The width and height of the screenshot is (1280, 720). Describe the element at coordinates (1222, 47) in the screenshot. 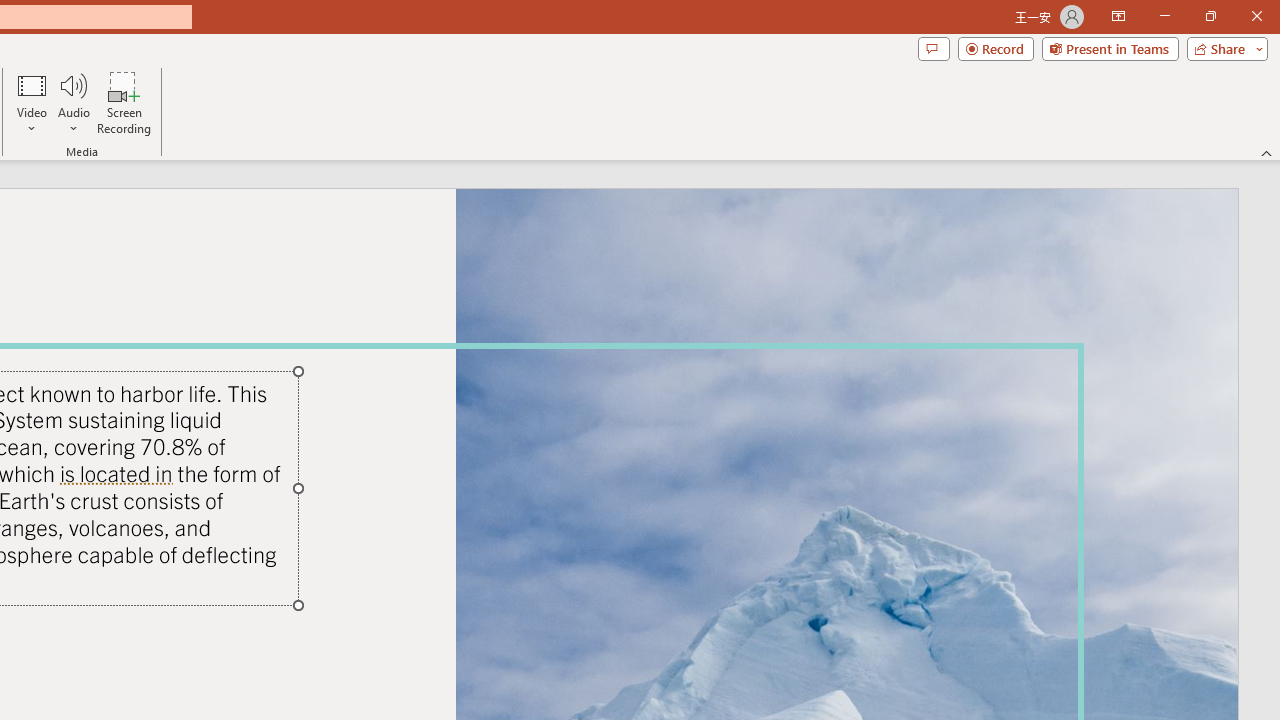

I see `'Share'` at that location.